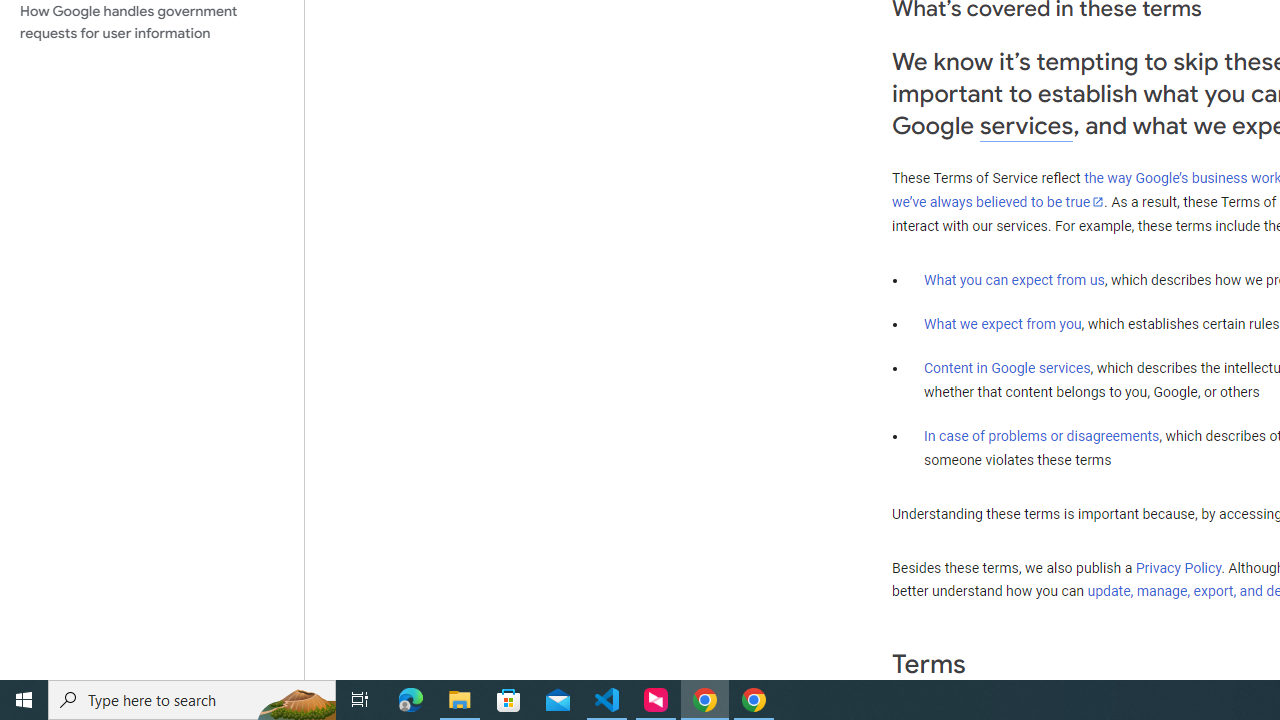 Image resolution: width=1280 pixels, height=720 pixels. Describe the element at coordinates (1002, 323) in the screenshot. I see `'What we expect from you'` at that location.